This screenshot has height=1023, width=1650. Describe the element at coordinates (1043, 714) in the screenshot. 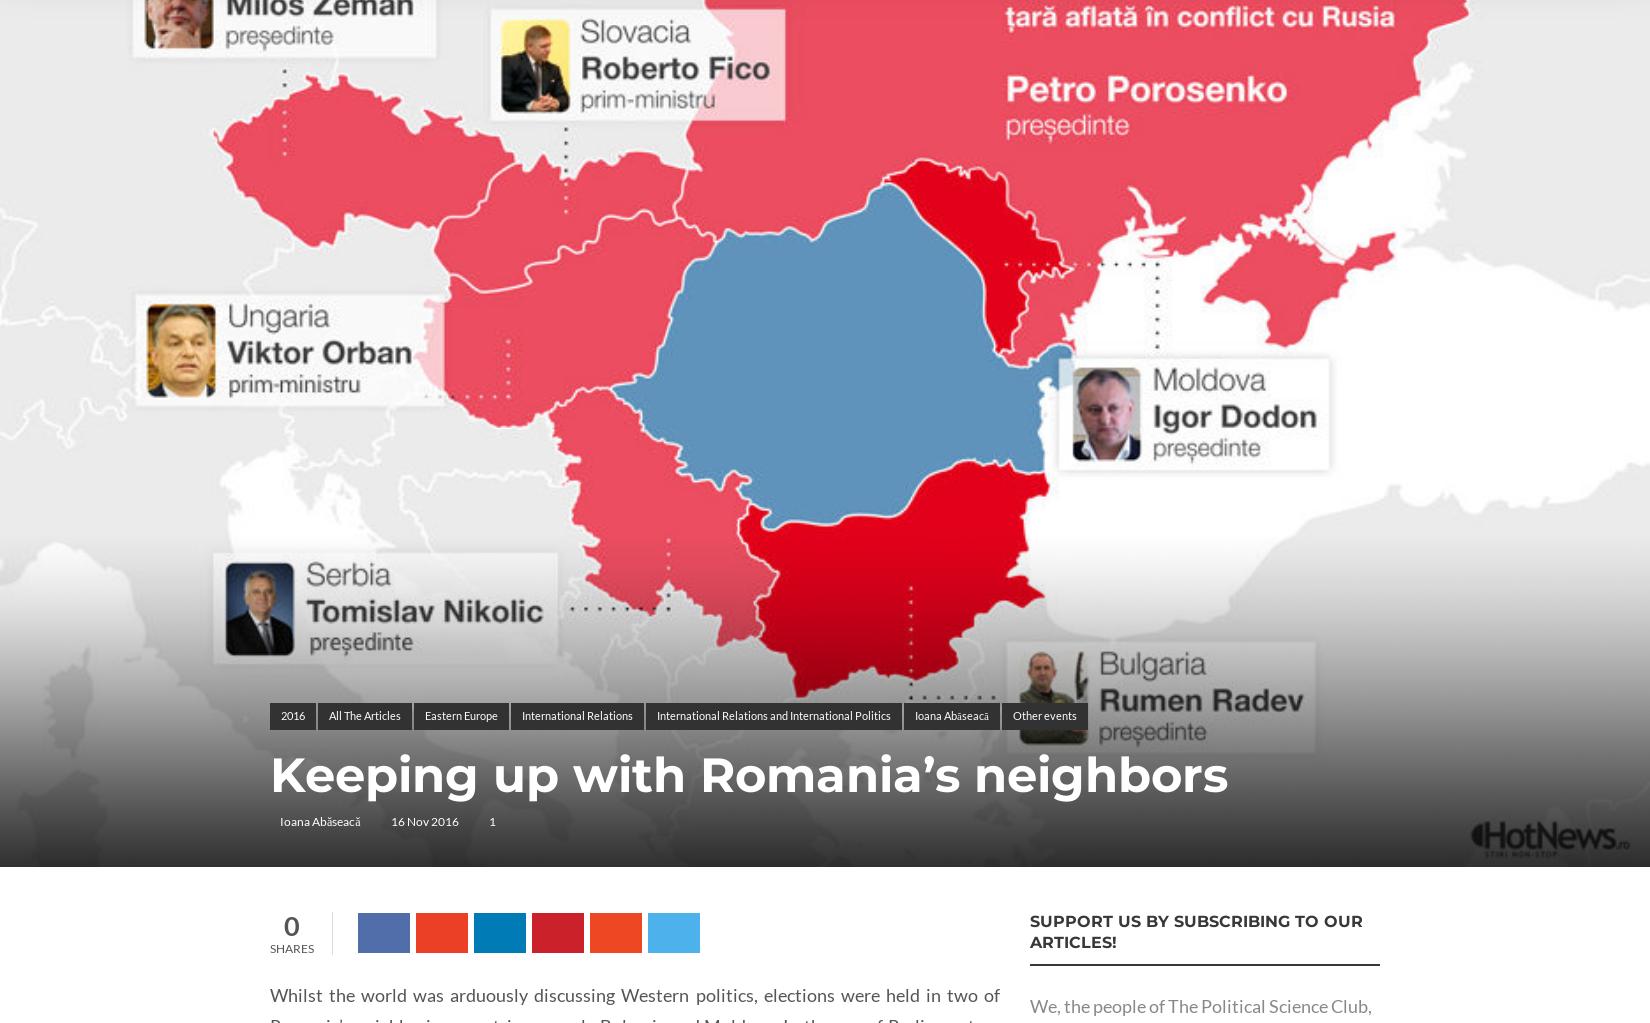

I see `'Other events'` at that location.